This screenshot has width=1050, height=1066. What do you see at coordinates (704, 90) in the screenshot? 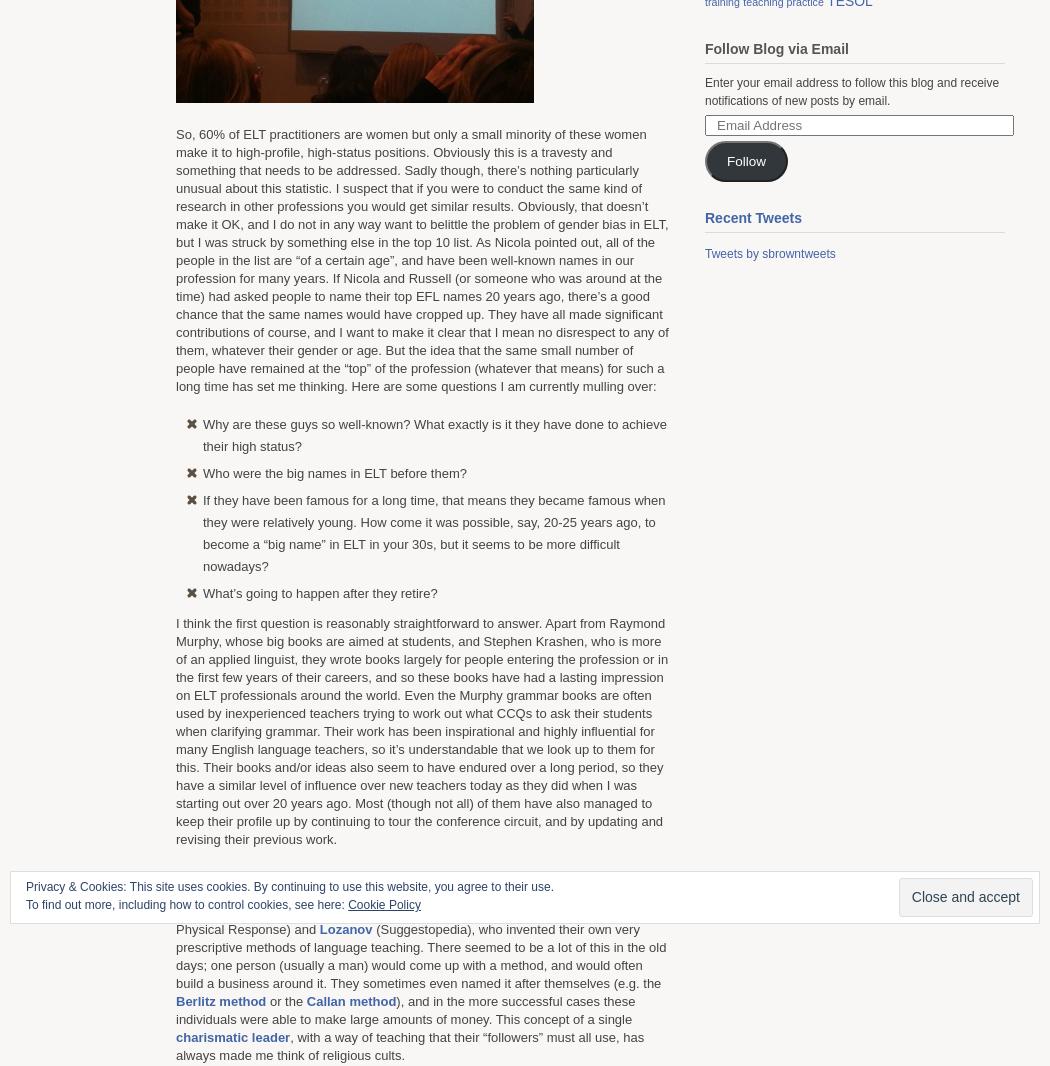
I see `'Enter your email address to follow this blog and receive notifications of new posts by email.'` at bounding box center [704, 90].